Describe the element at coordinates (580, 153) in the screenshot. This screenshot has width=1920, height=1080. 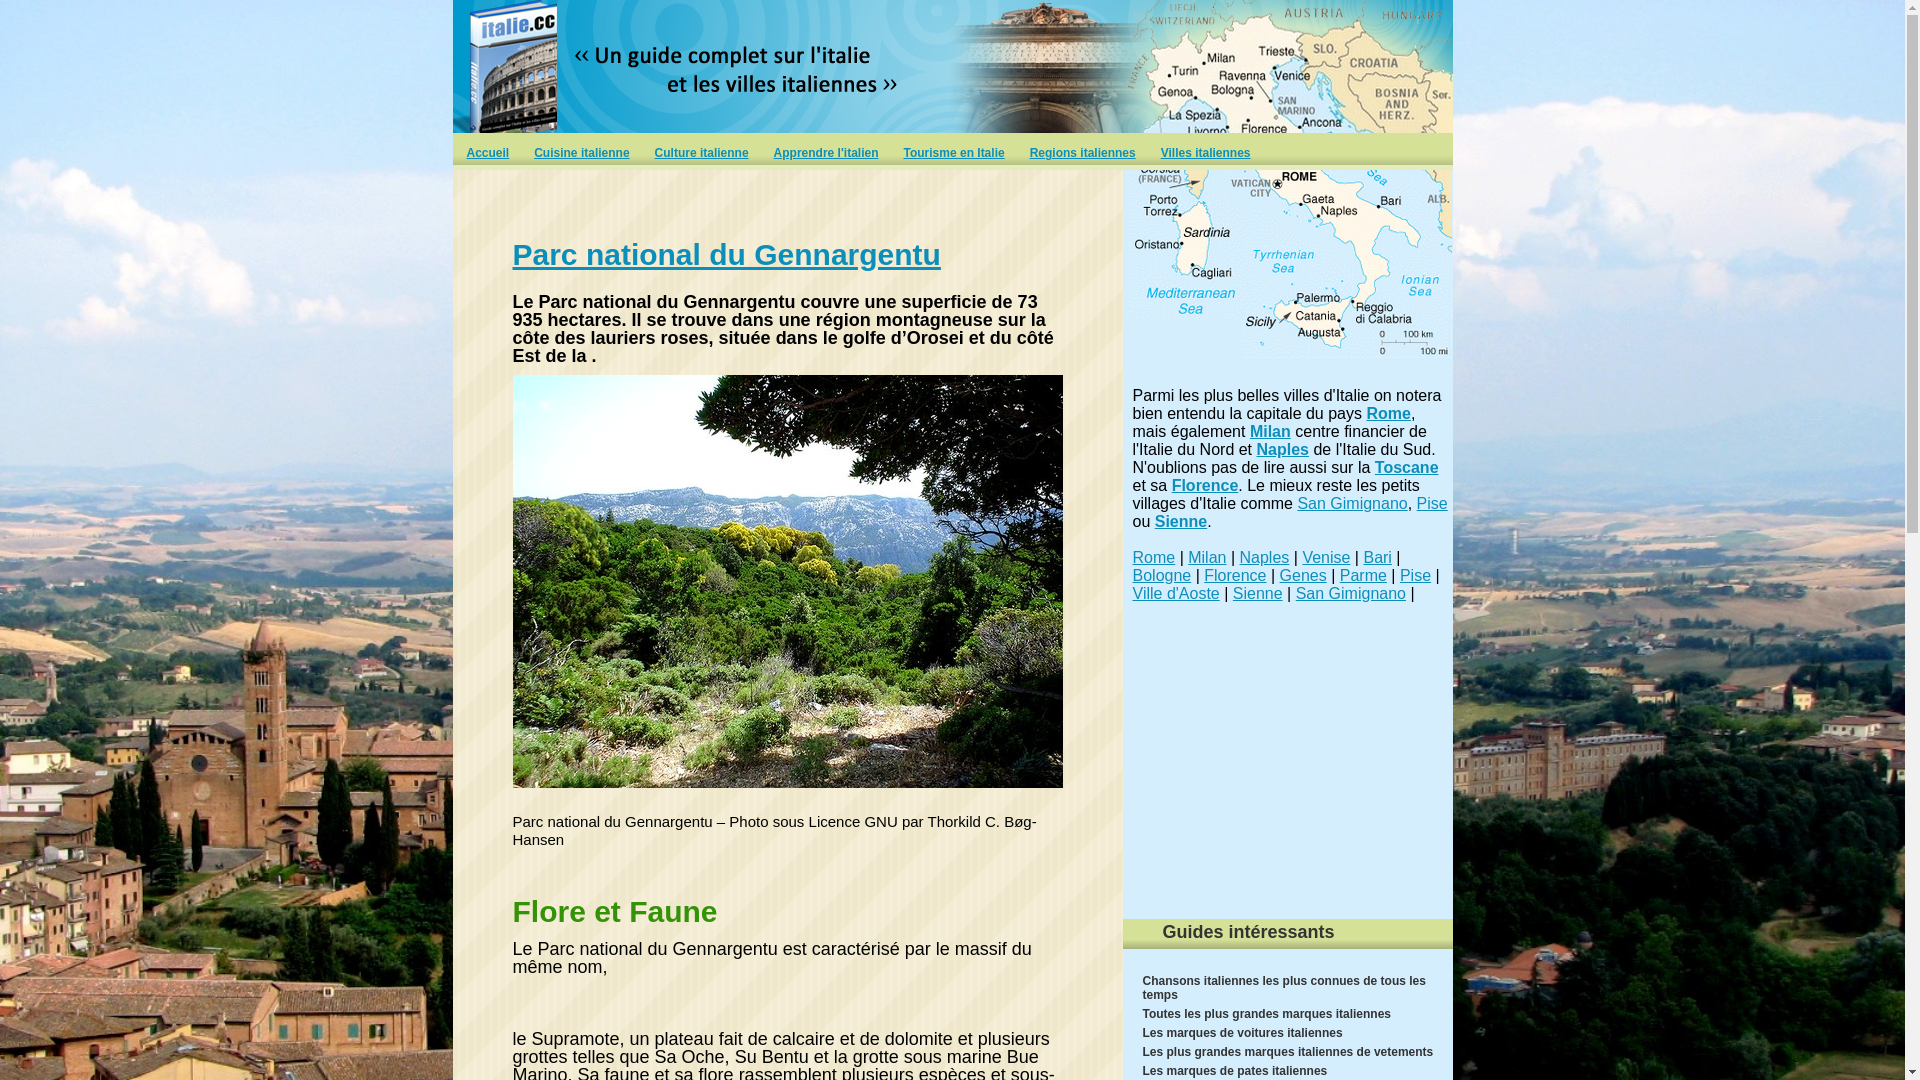
I see `'Cuisine italienne'` at that location.